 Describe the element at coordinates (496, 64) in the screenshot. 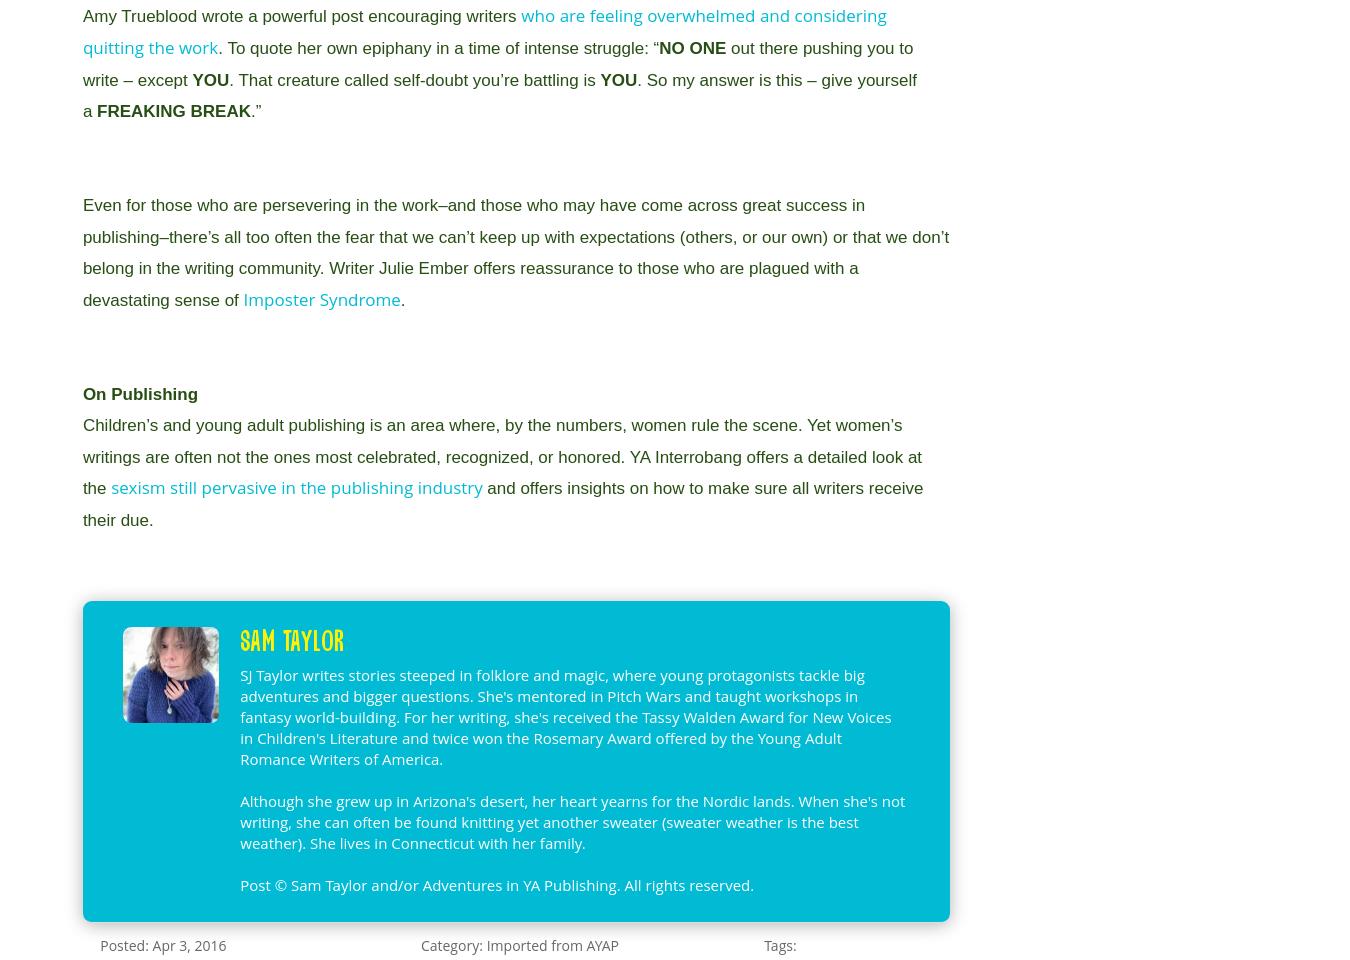

I see `'out there pushing you to write'` at that location.